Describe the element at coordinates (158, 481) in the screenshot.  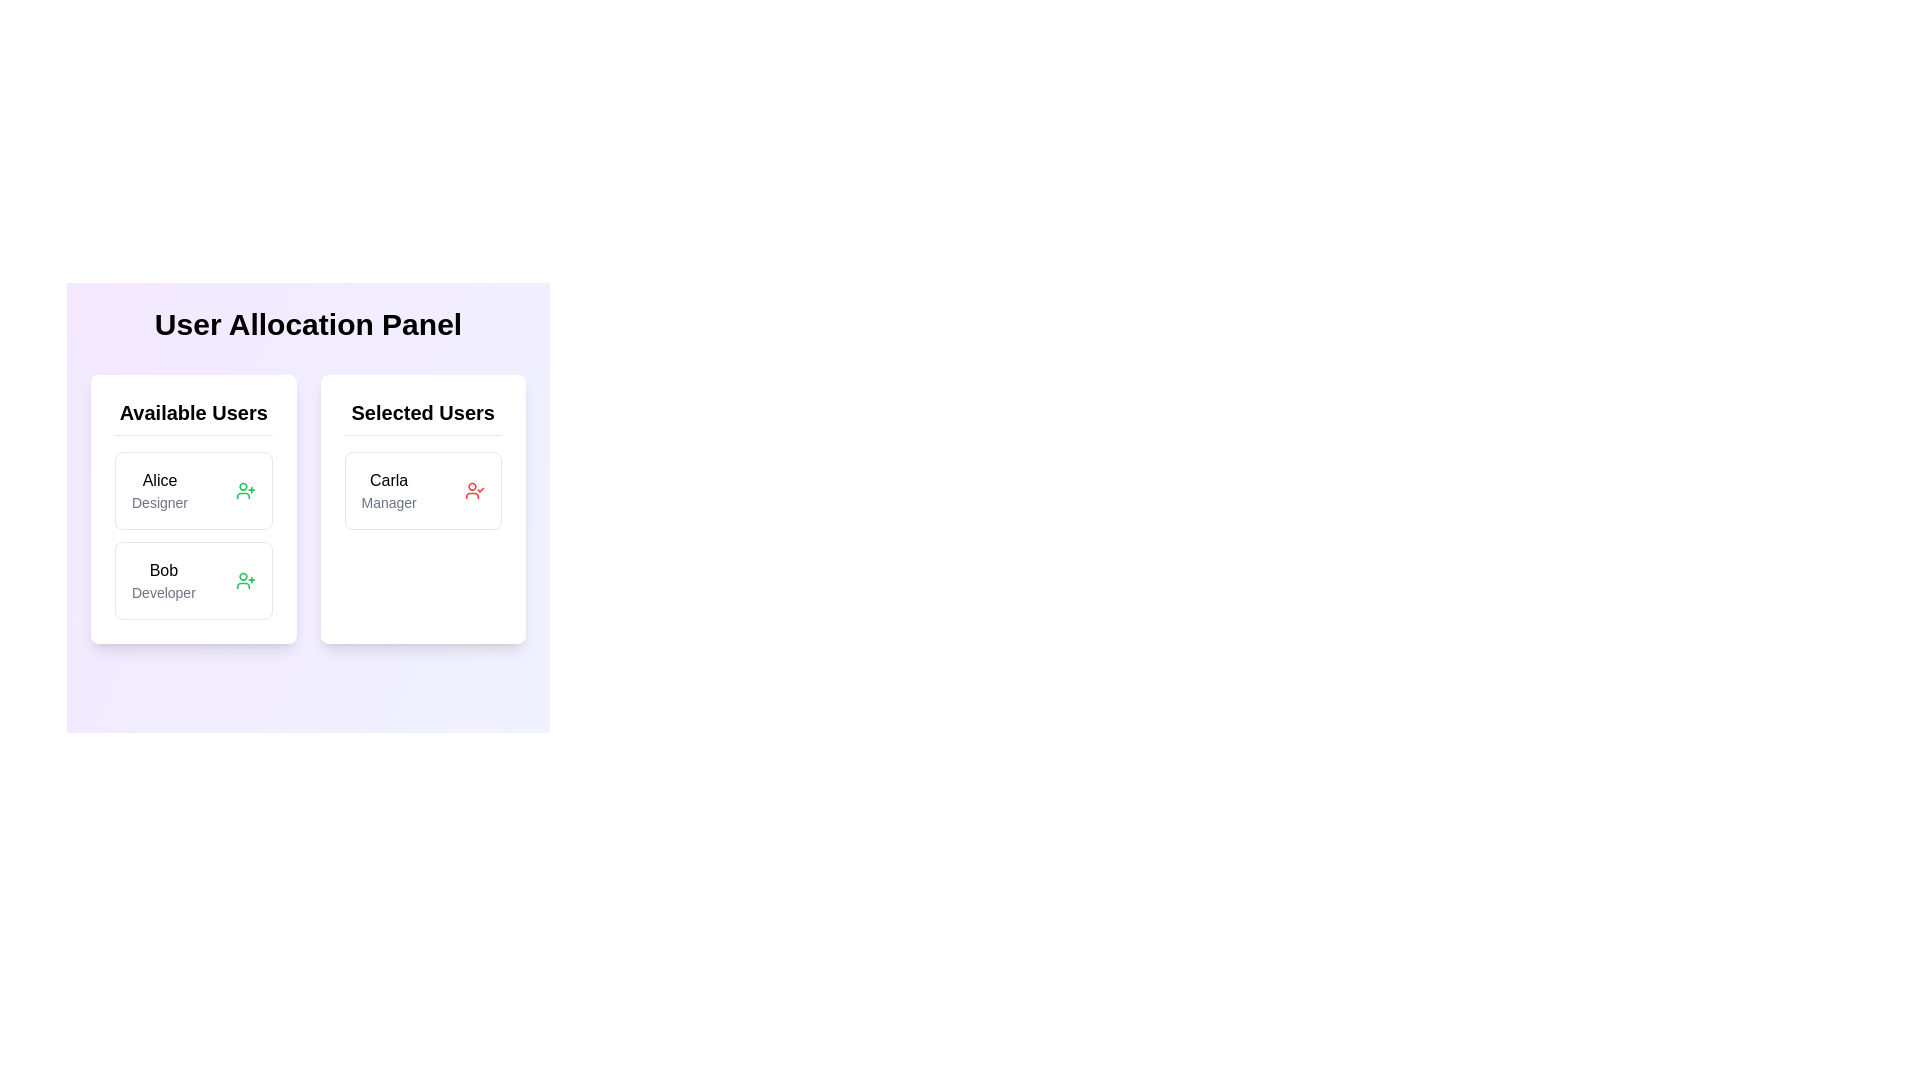
I see `the Text label displaying the name of the user available for selection in the panel, located in the upper left section of the card labeled 'Available Users'` at that location.